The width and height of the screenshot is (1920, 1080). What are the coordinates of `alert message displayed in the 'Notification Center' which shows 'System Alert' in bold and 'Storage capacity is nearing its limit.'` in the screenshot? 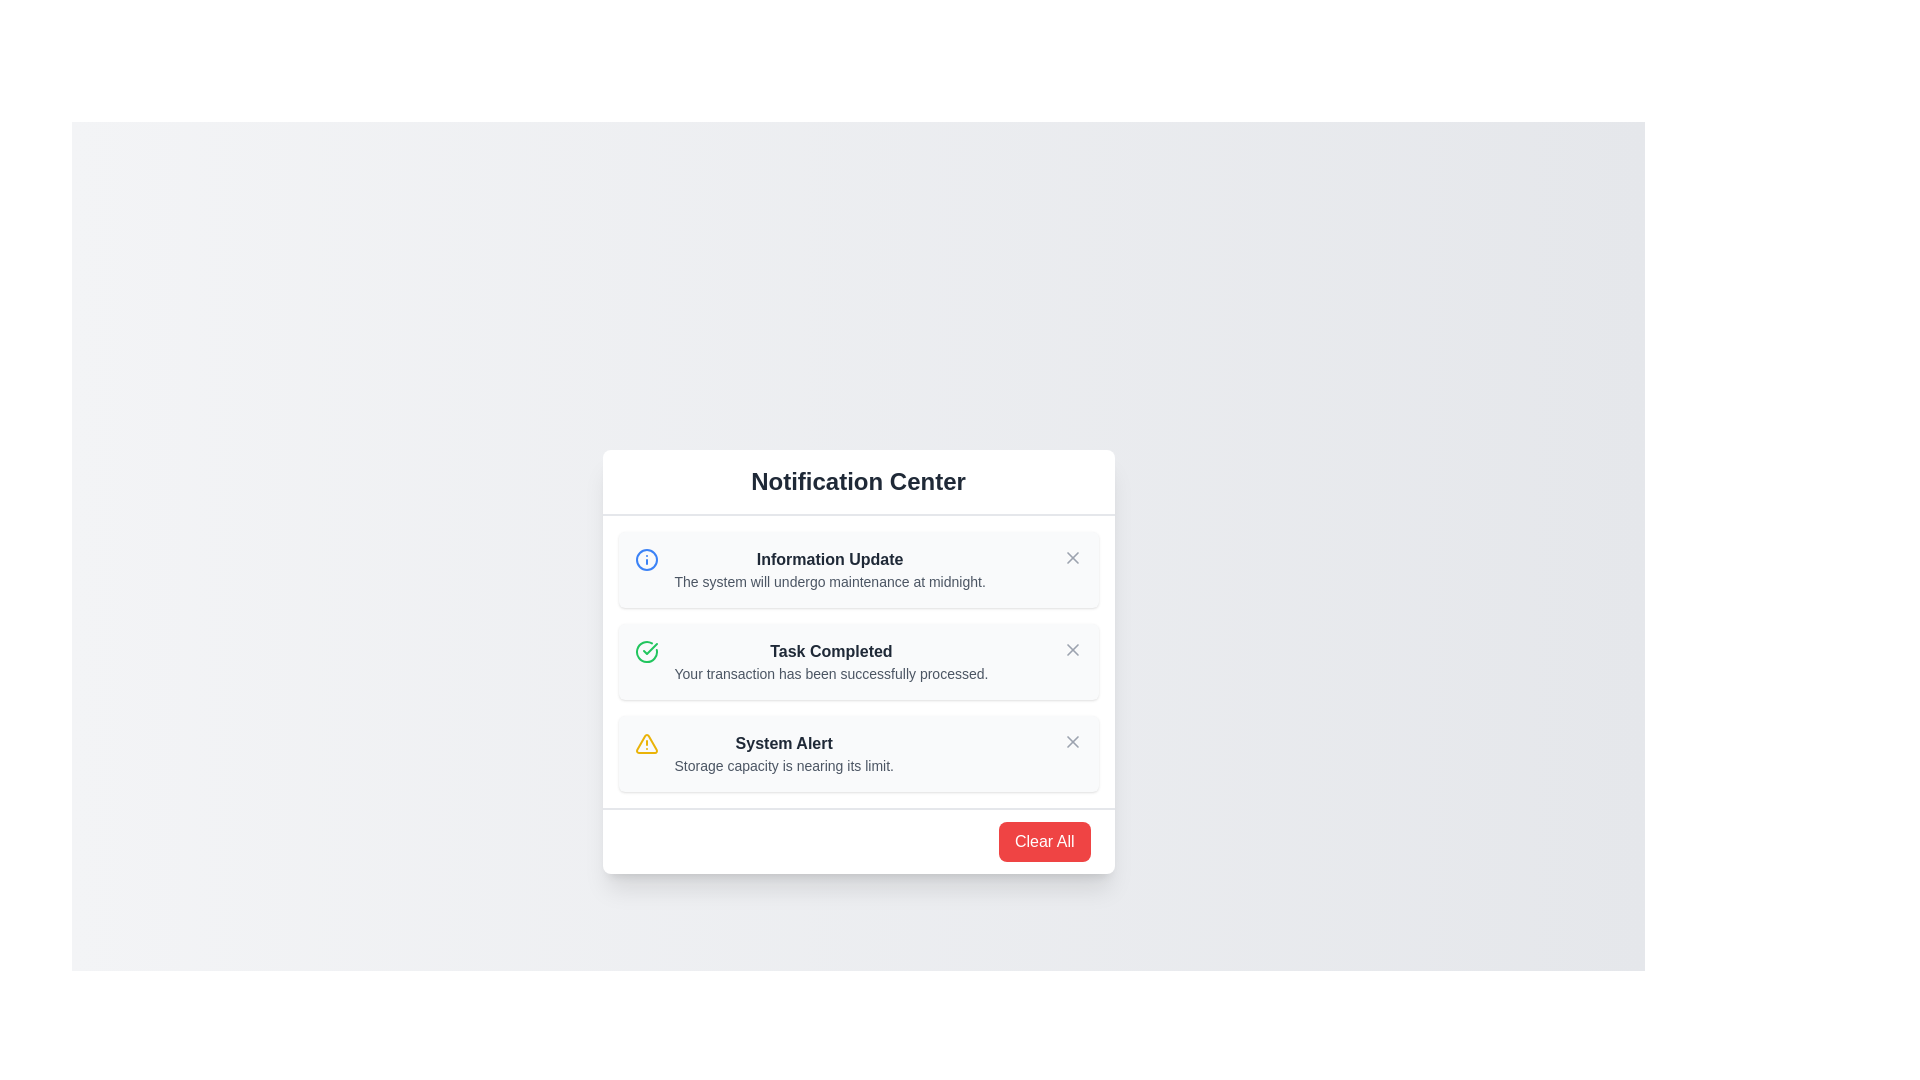 It's located at (783, 753).